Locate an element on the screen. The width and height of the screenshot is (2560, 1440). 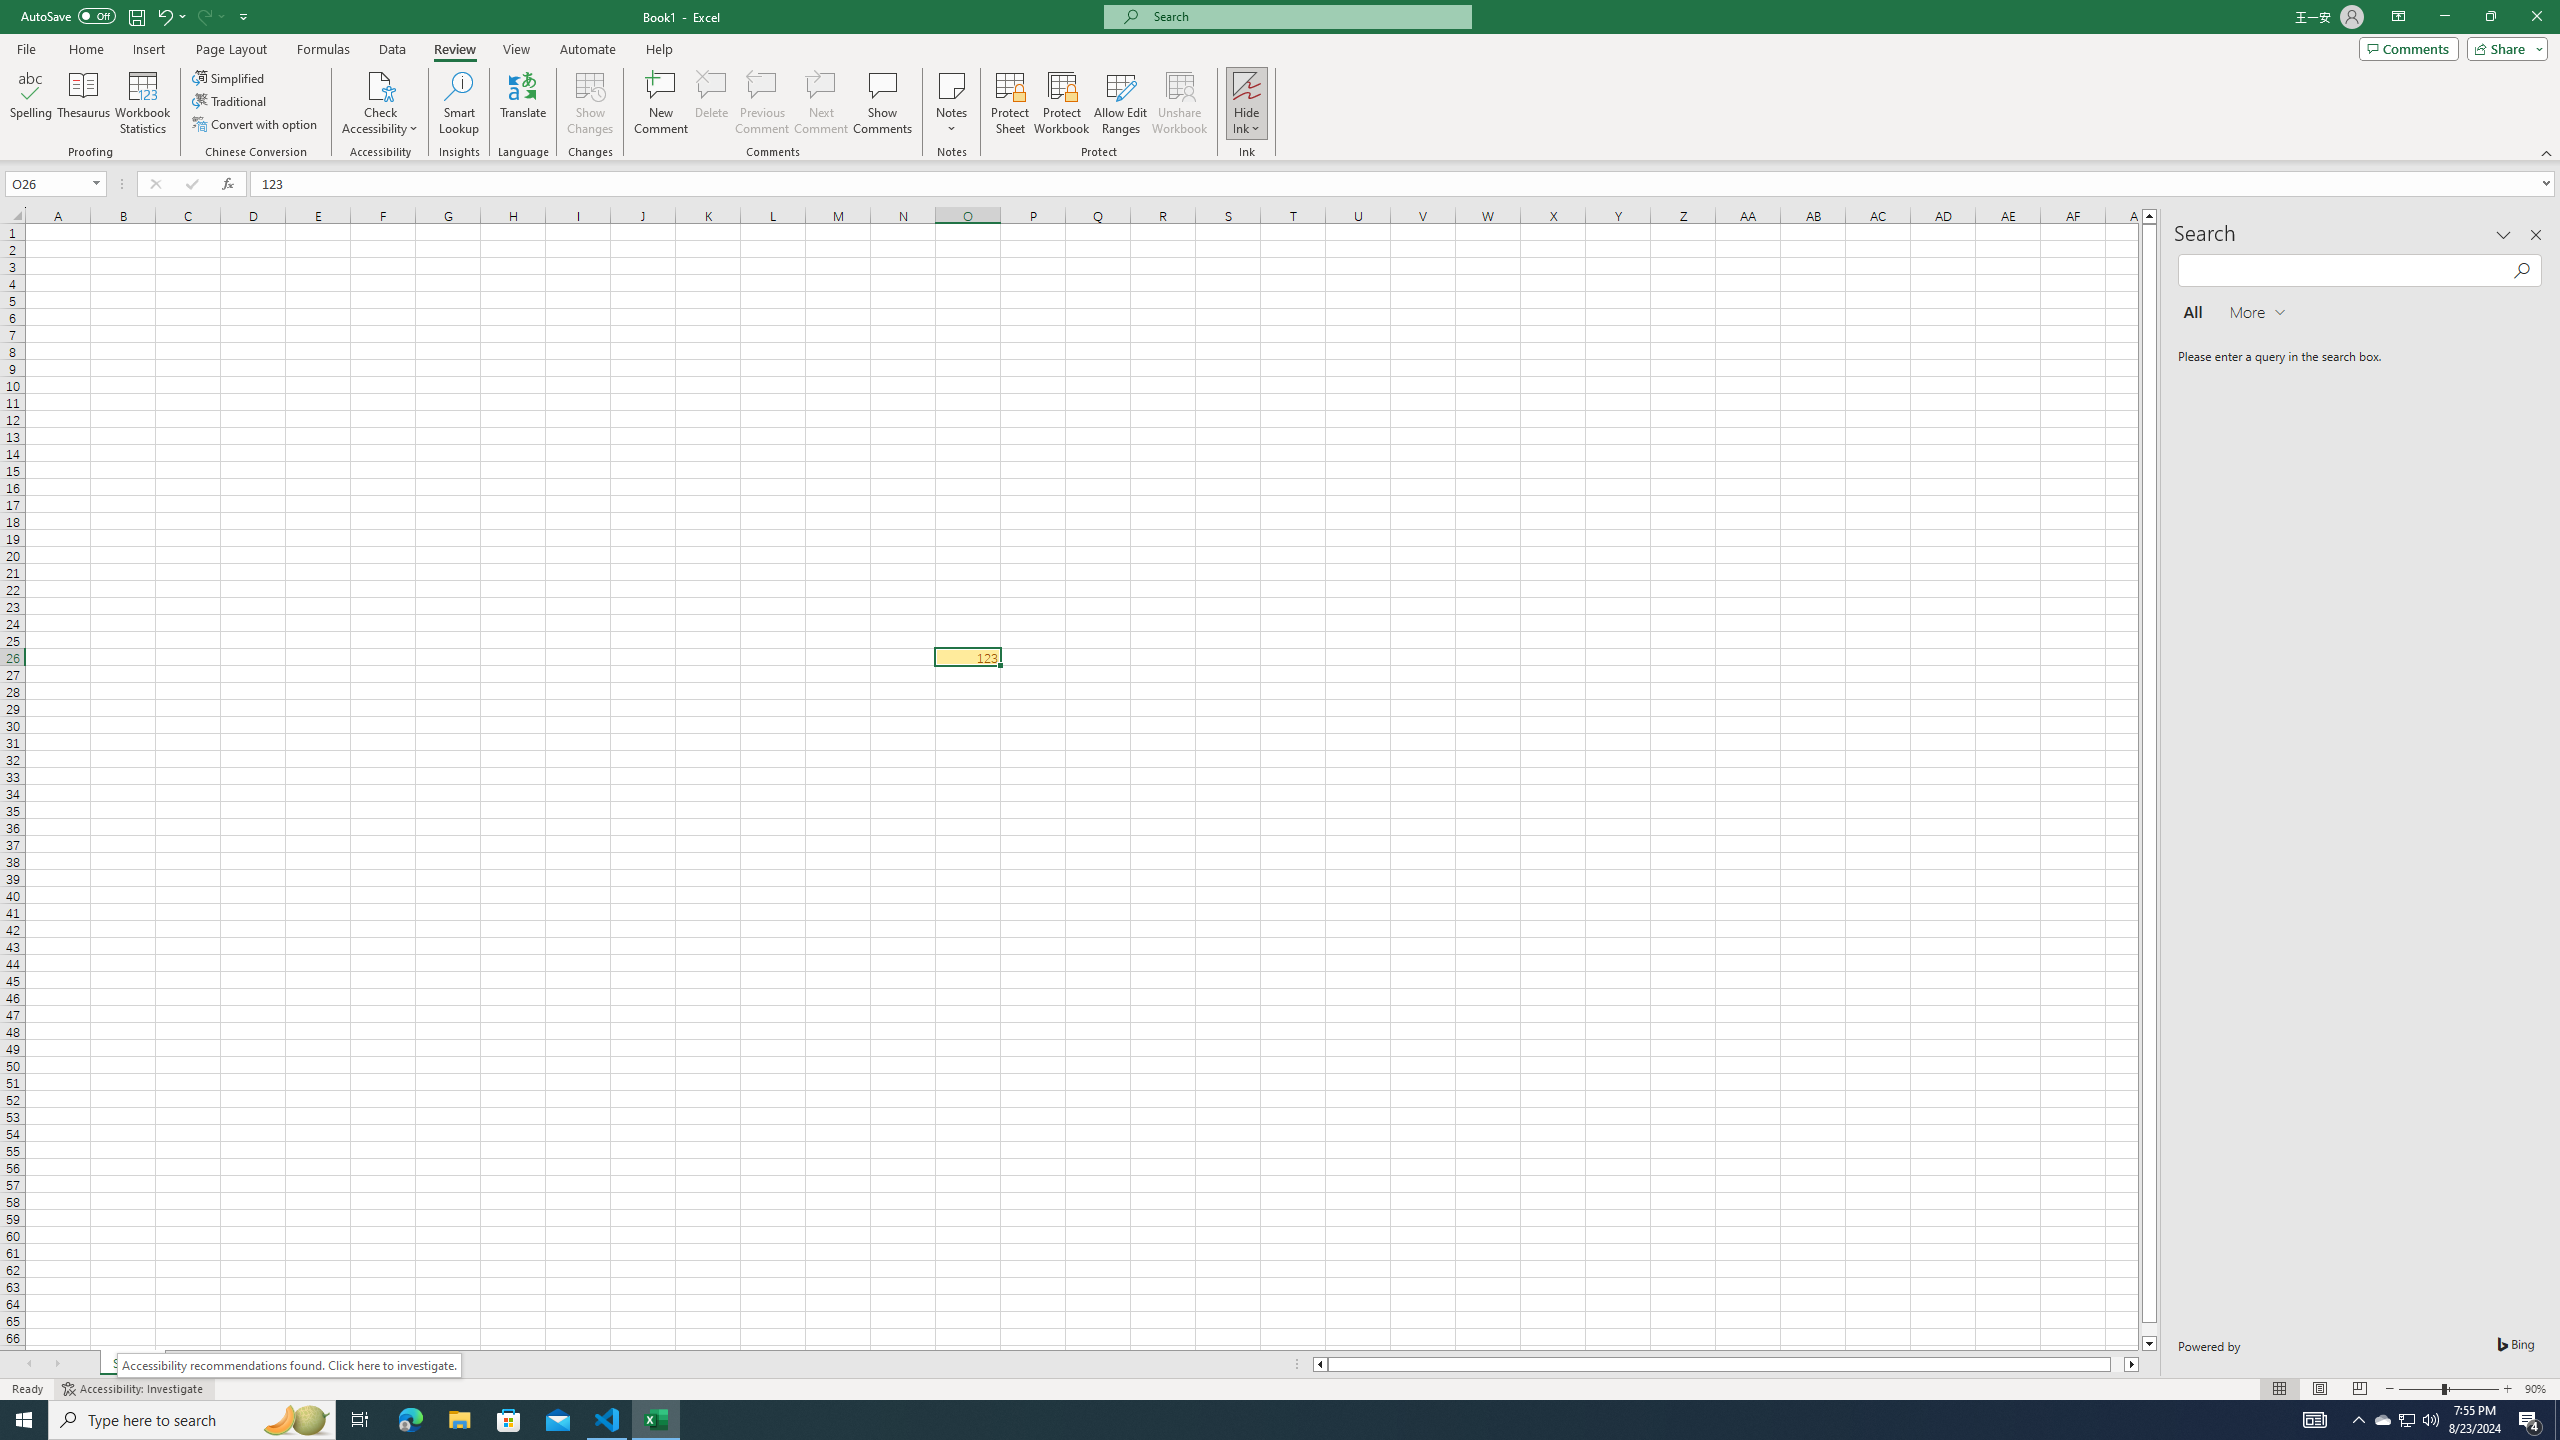
'Show Comments' is located at coordinates (880, 103).